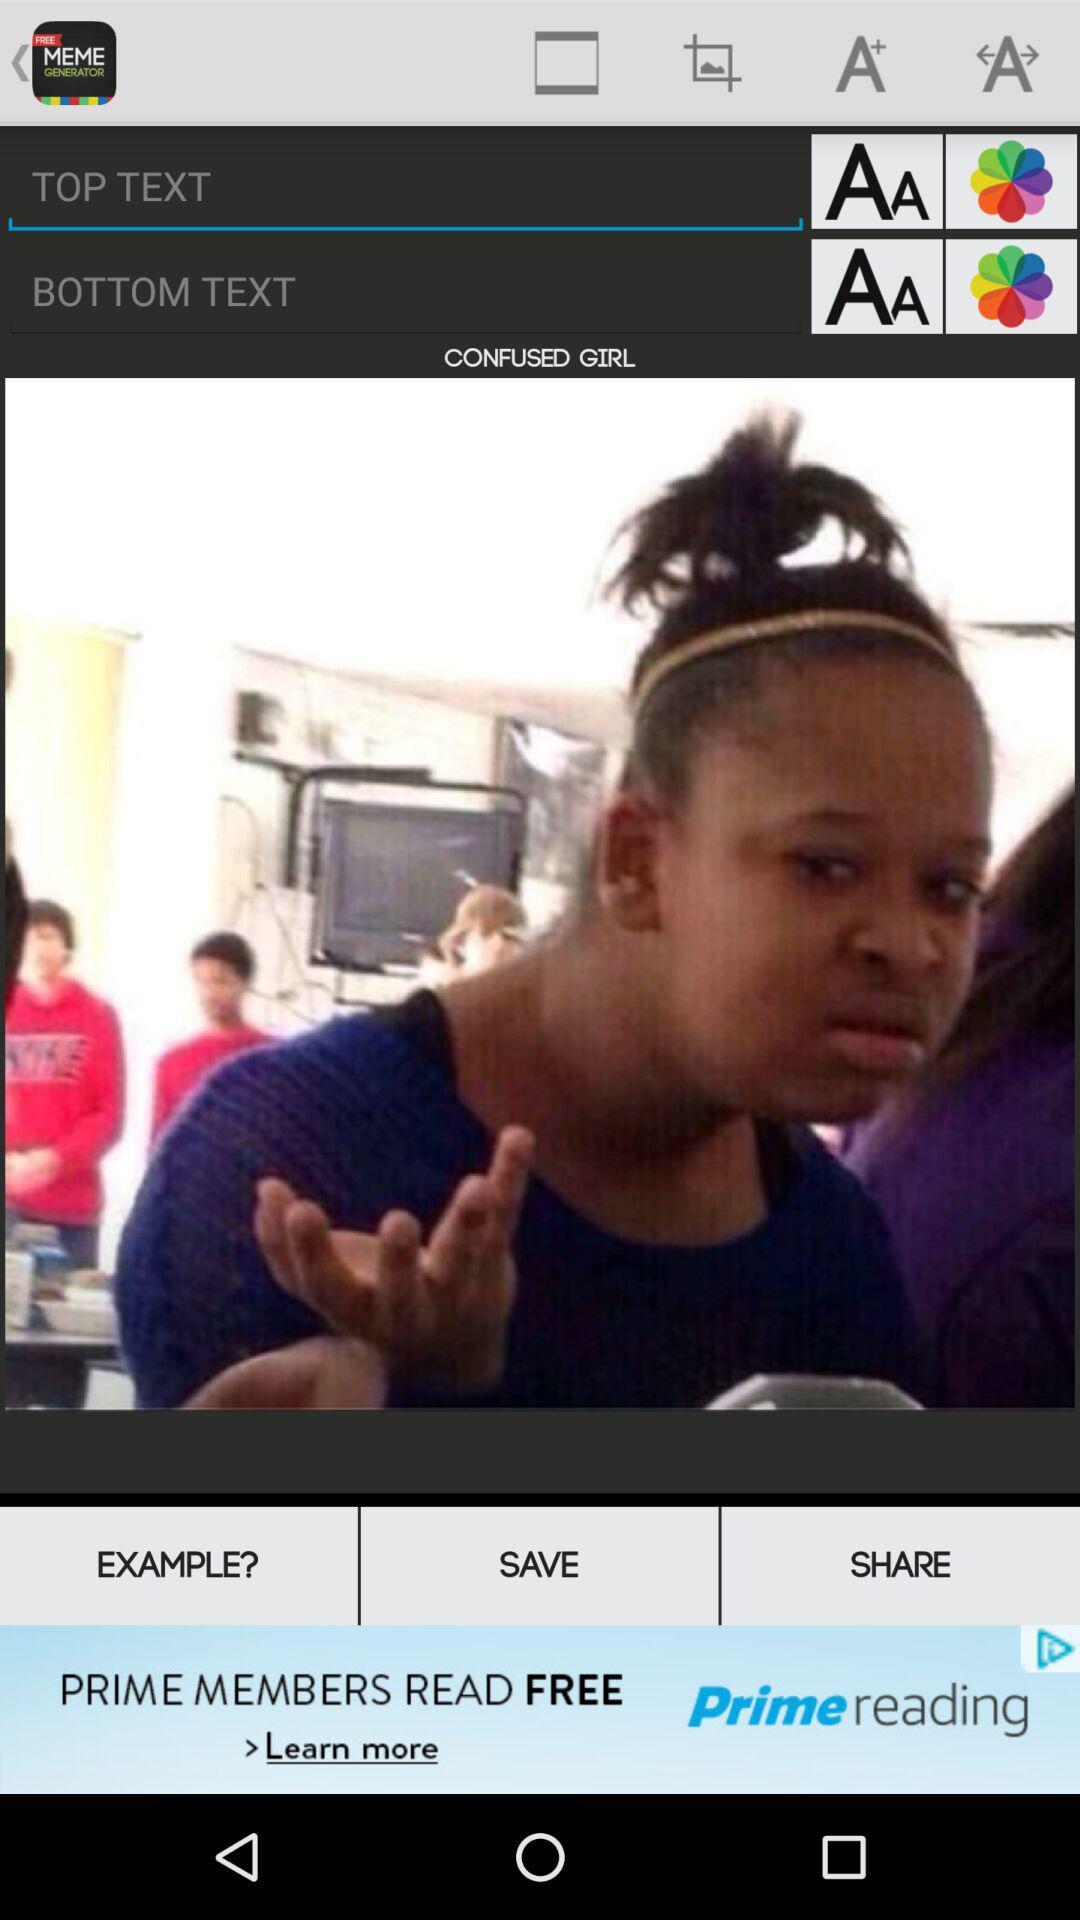  Describe the element at coordinates (1011, 181) in the screenshot. I see `colours` at that location.